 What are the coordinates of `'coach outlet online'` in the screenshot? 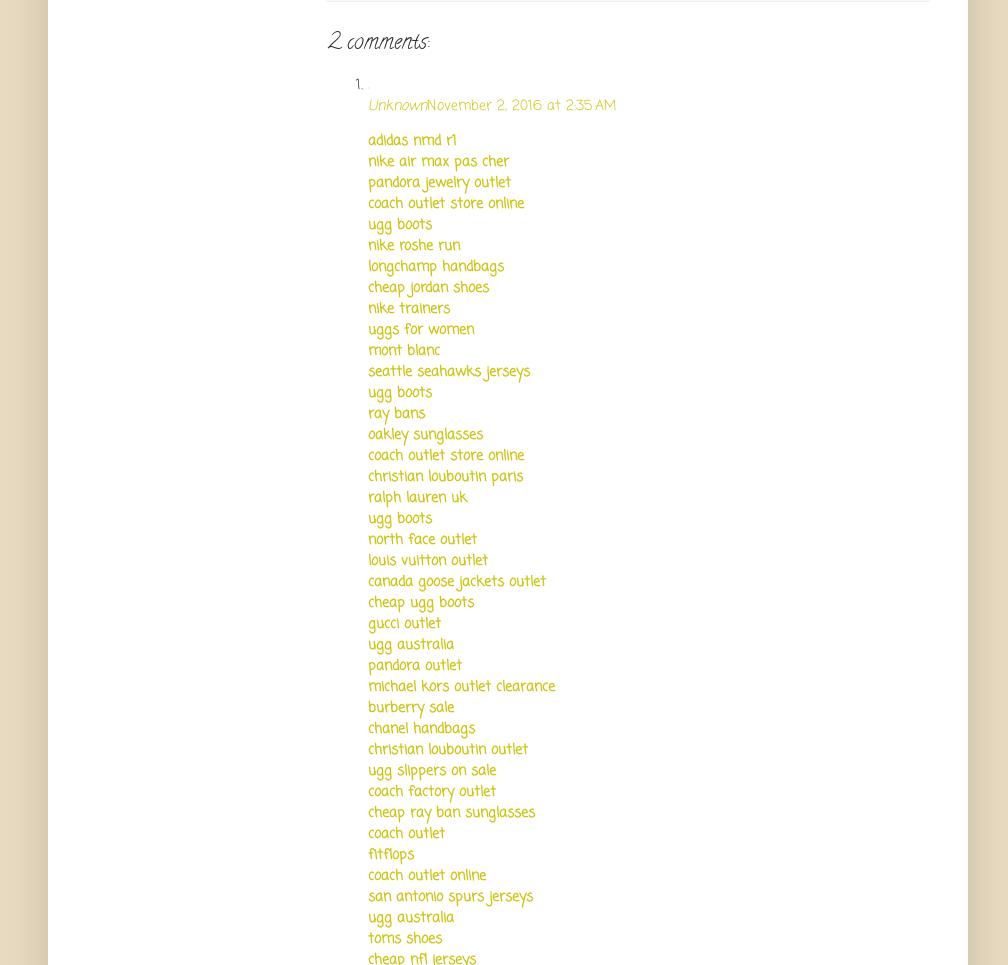 It's located at (426, 875).